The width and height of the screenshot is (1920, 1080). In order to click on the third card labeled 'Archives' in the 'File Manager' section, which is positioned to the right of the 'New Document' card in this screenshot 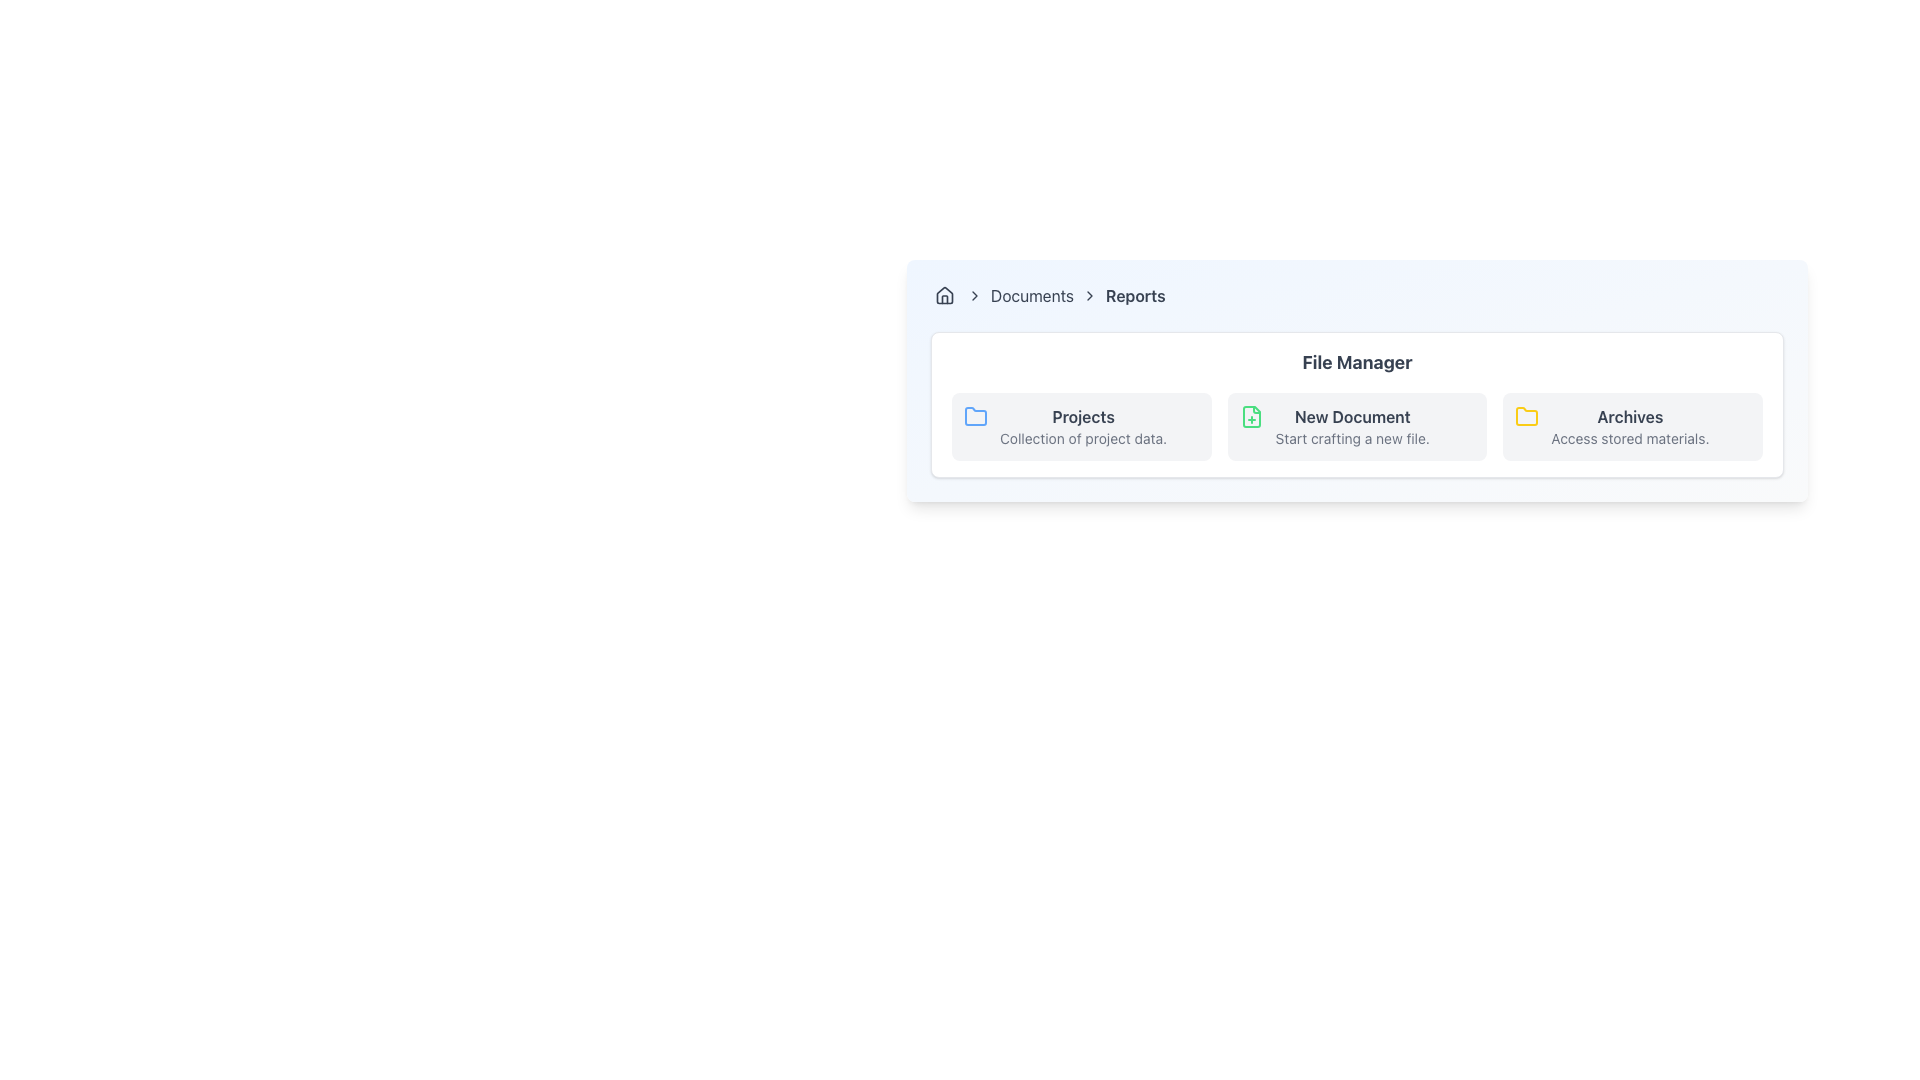, I will do `click(1633, 426)`.